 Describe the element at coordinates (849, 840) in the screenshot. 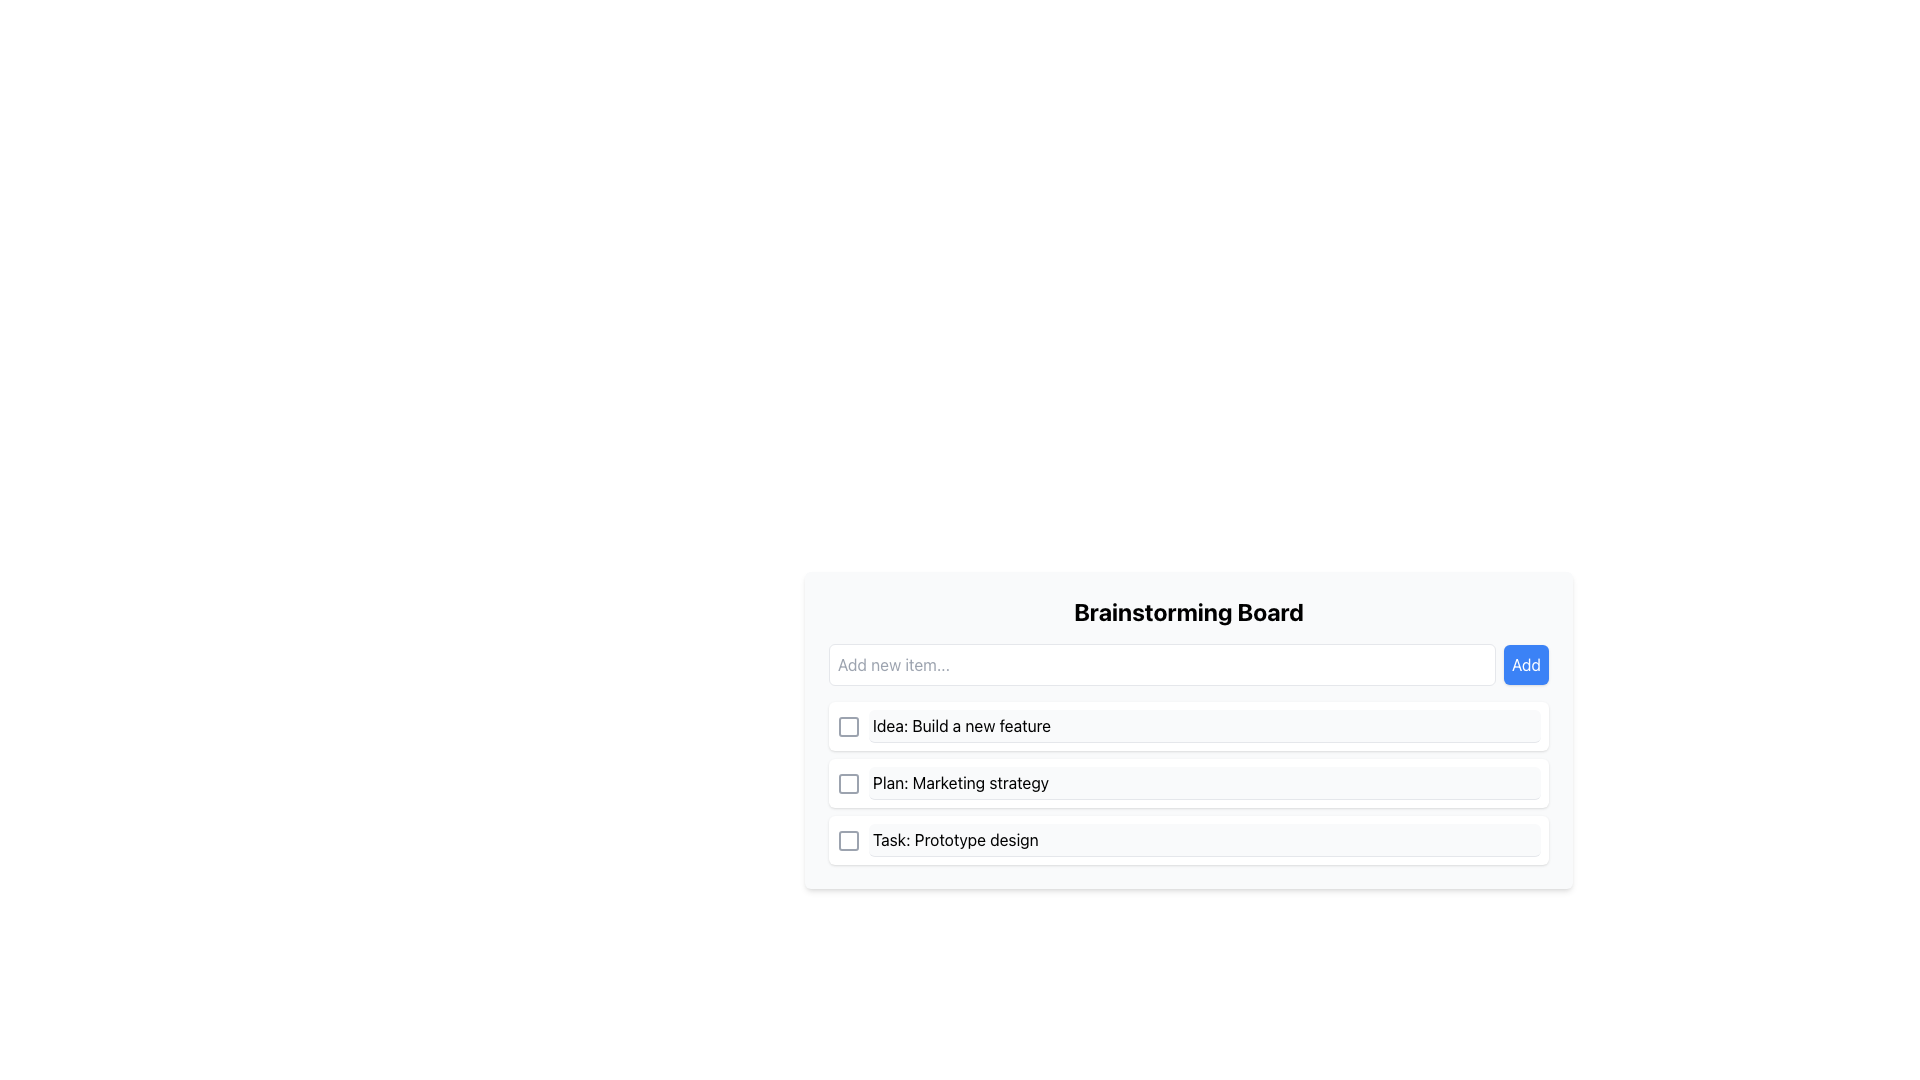

I see `the checkbox located to the left of the list item text 'Task: Prototype design'` at that location.